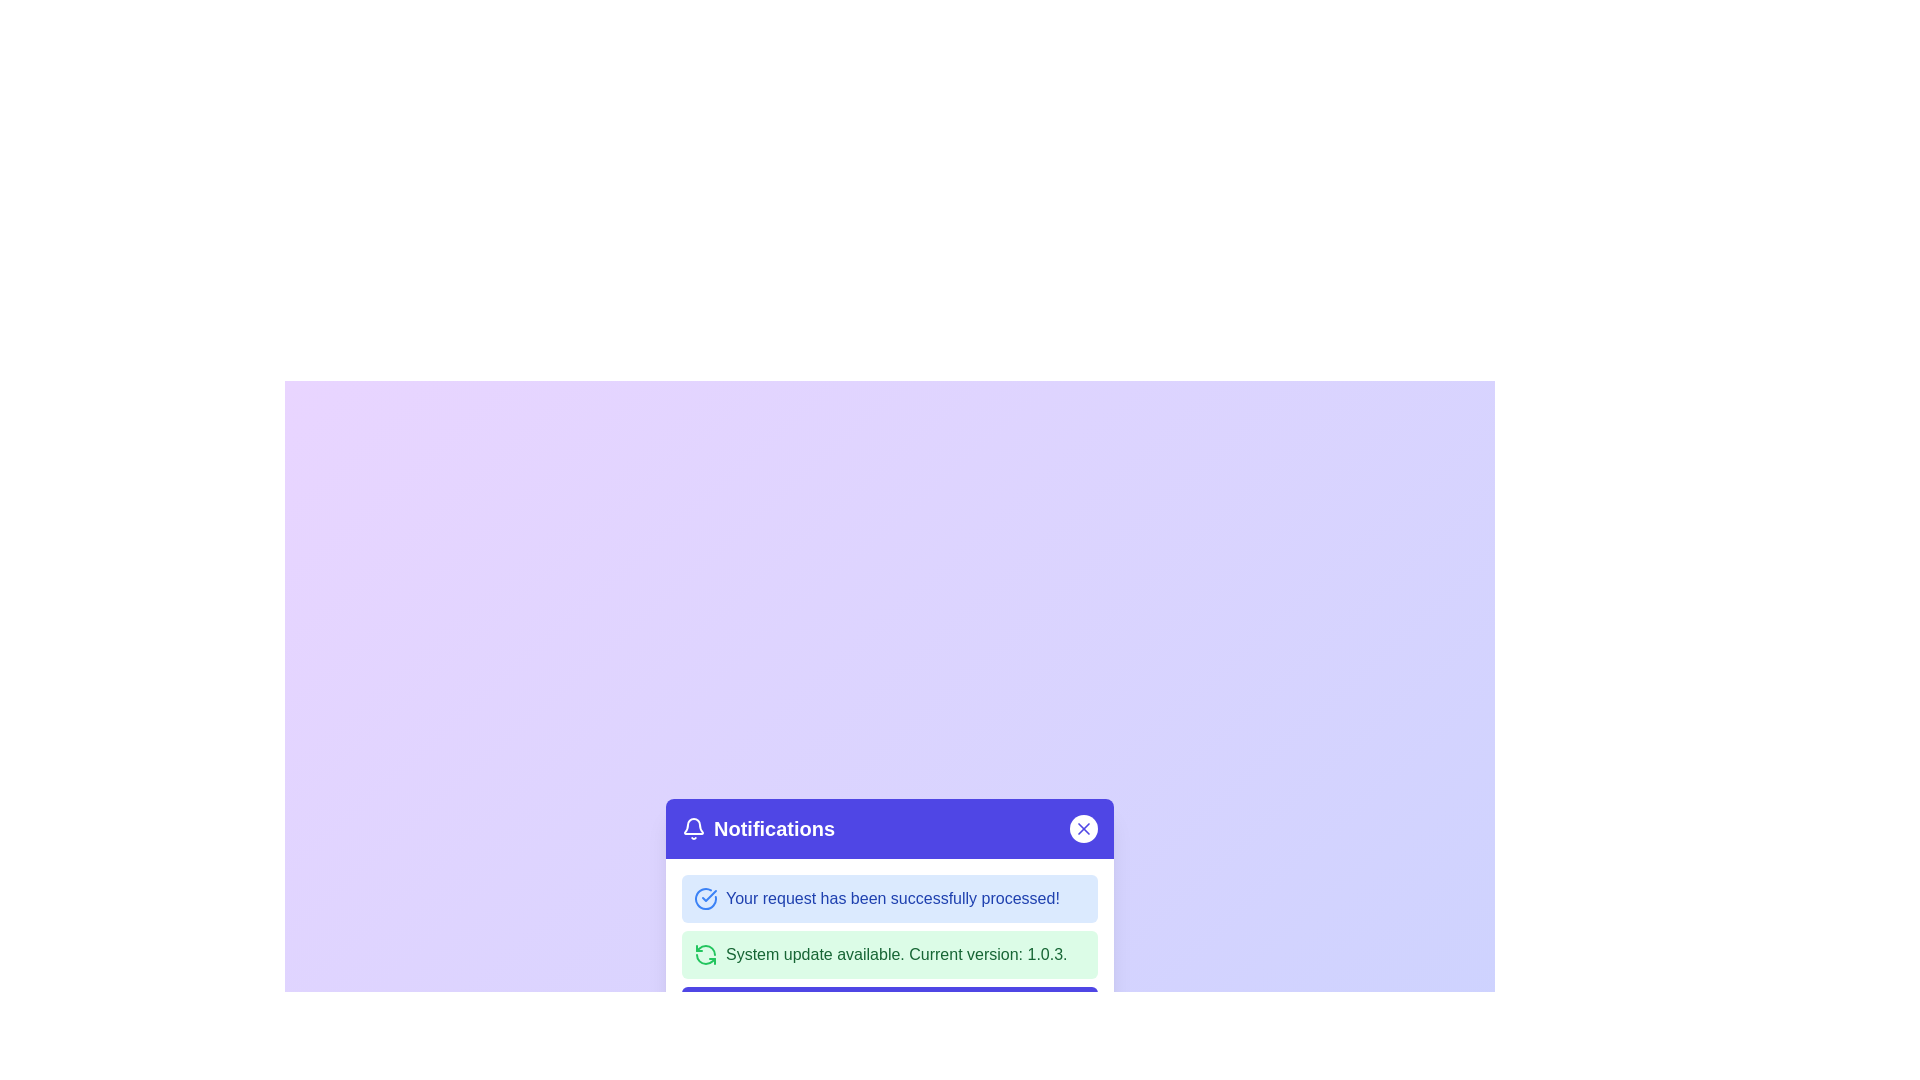 This screenshot has height=1080, width=1920. What do you see at coordinates (895, 954) in the screenshot?
I see `the text notification that displays 'System update available. Current version: 1.0.3.' located in the second notification item of the notification panel` at bounding box center [895, 954].